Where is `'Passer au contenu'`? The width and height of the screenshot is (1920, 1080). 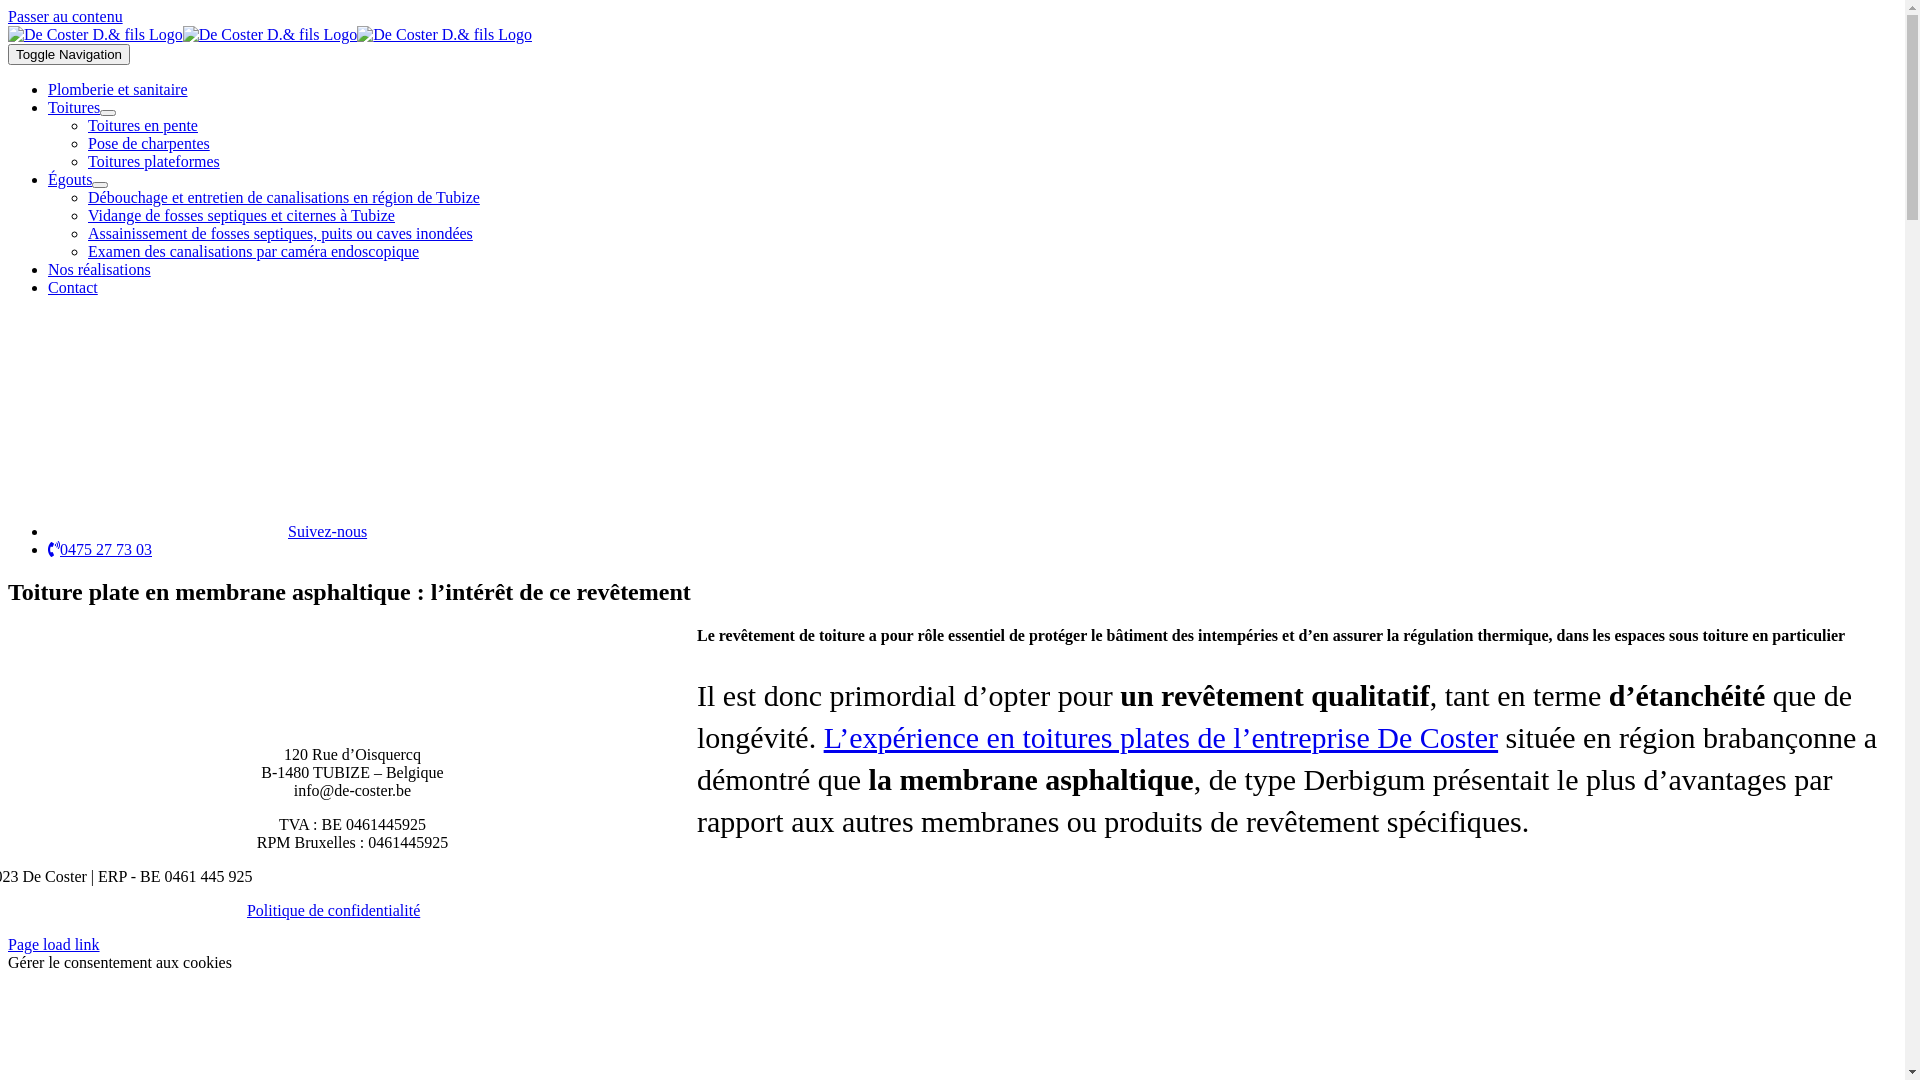 'Passer au contenu' is located at coordinates (65, 16).